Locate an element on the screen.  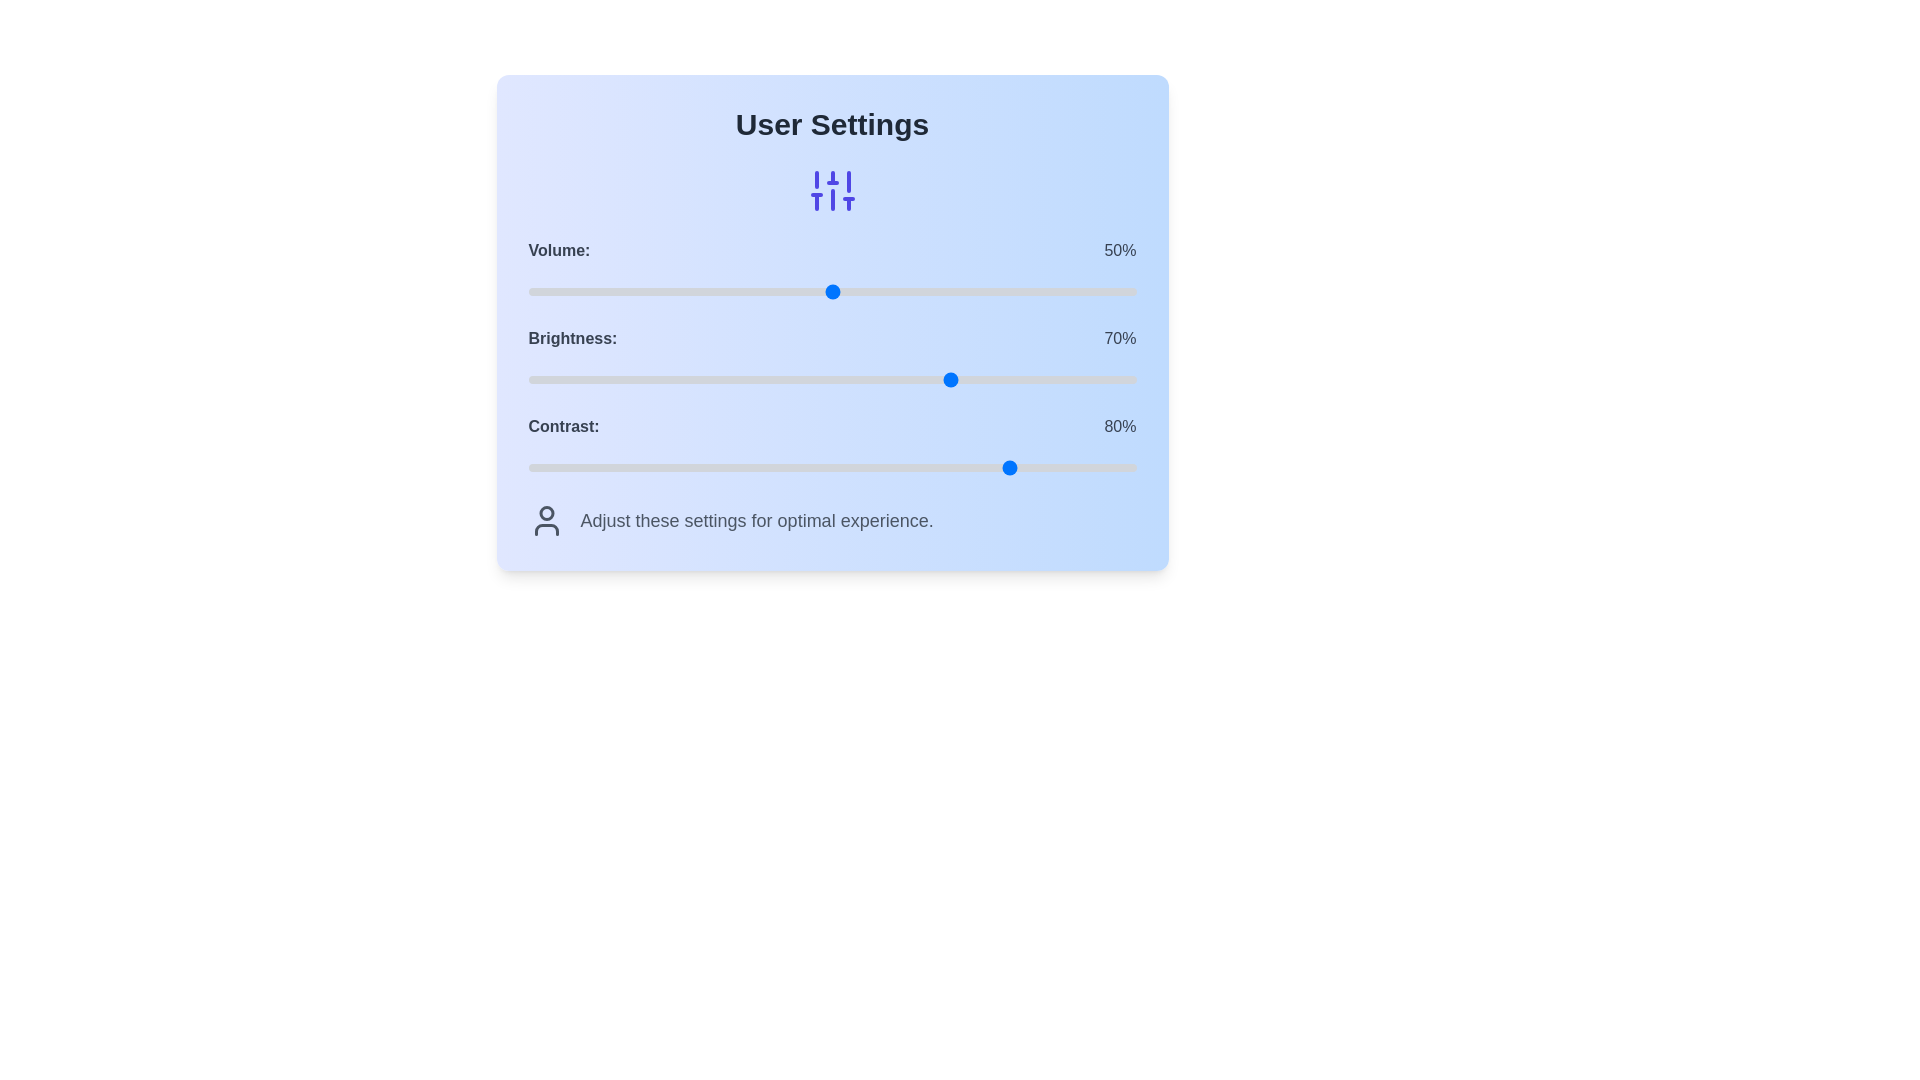
brightness is located at coordinates (546, 380).